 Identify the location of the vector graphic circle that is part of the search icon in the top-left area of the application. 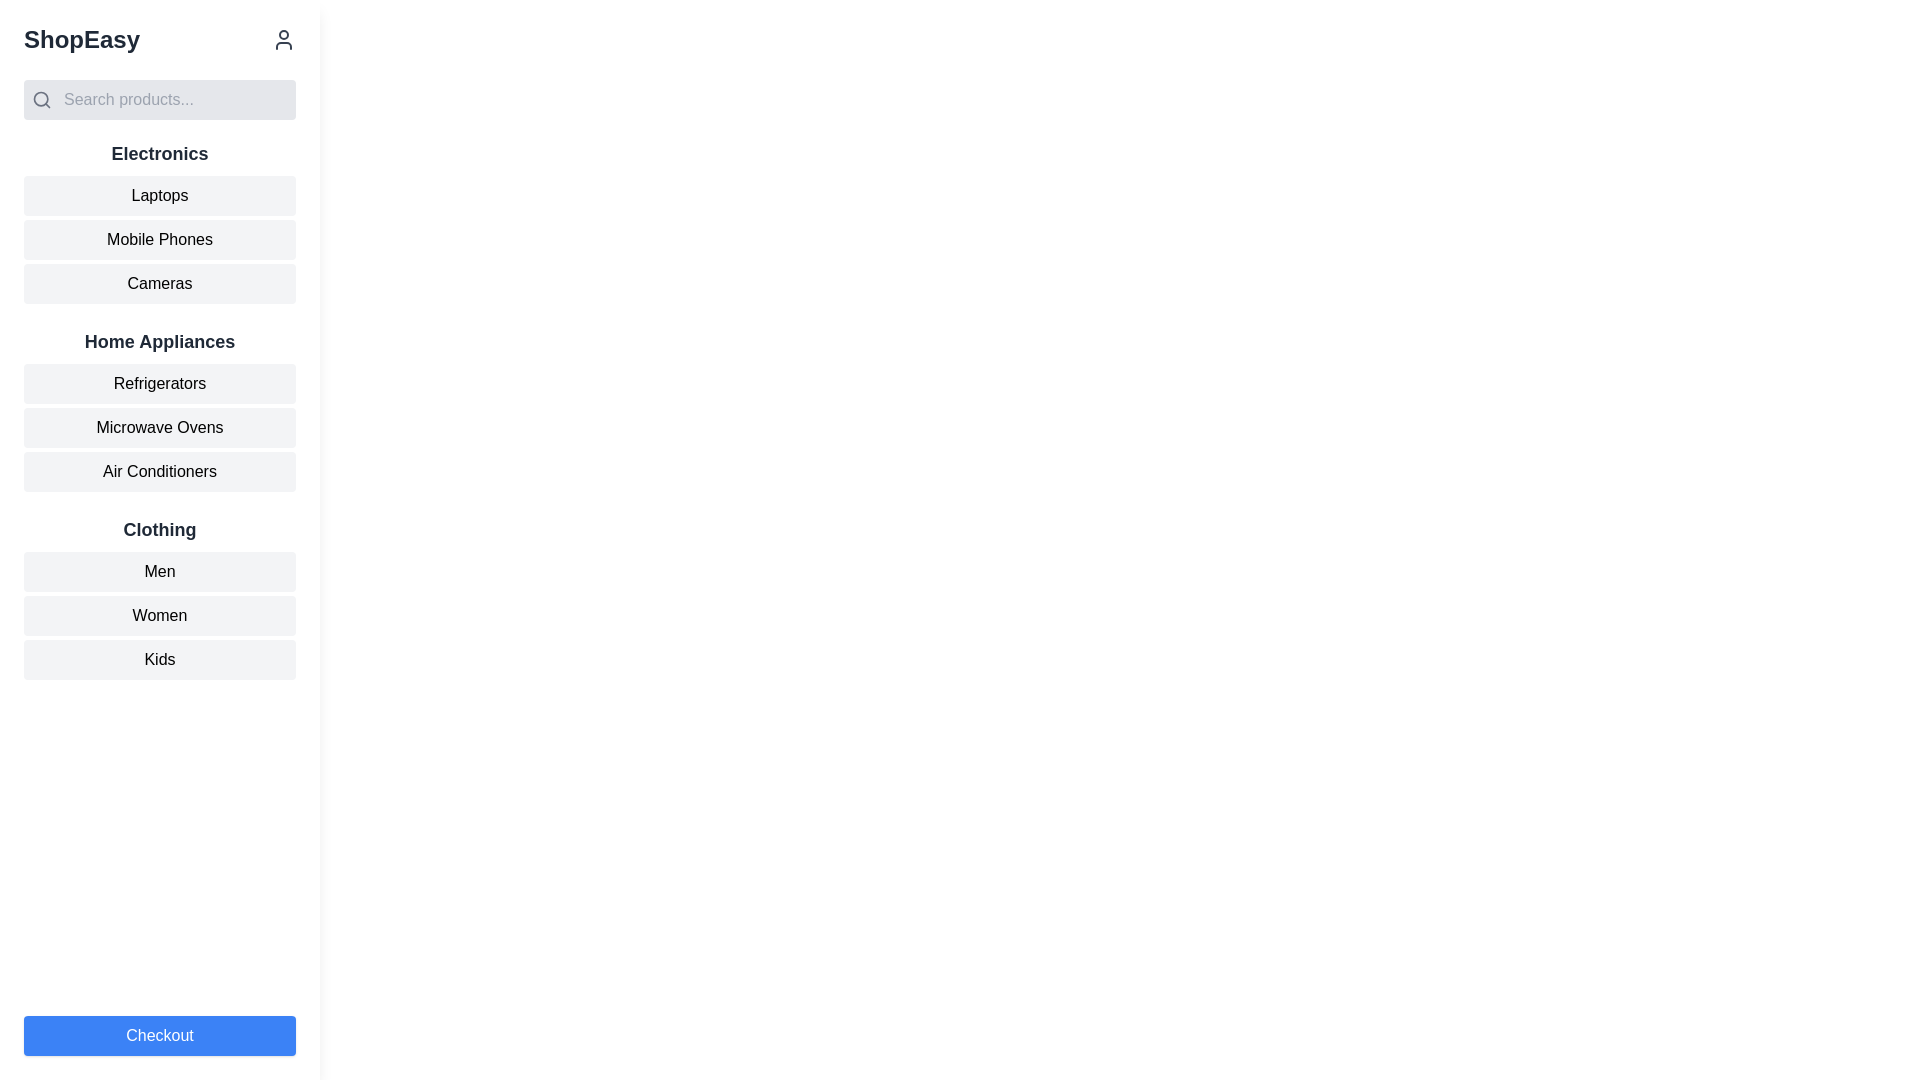
(41, 99).